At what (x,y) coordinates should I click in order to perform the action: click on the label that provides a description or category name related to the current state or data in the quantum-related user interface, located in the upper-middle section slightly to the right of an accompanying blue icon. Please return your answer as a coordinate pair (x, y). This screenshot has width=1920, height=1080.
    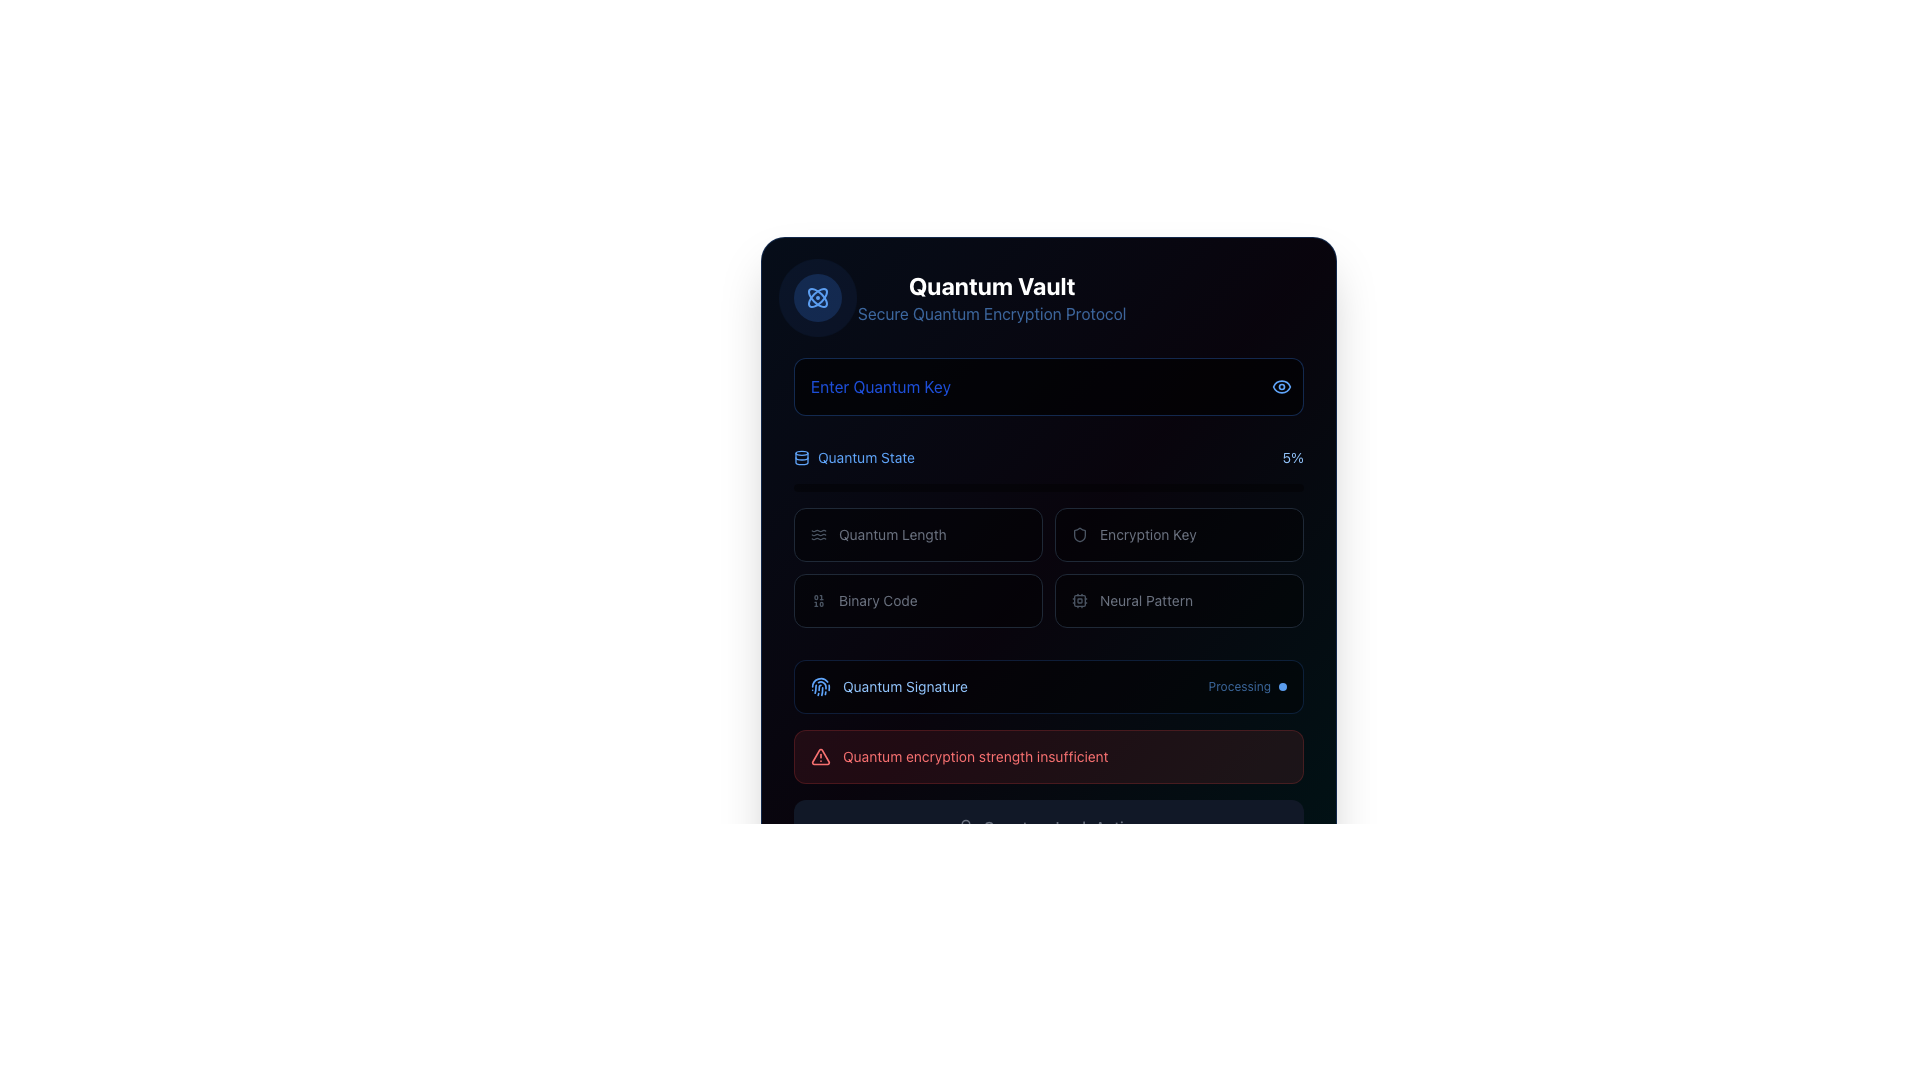
    Looking at the image, I should click on (866, 458).